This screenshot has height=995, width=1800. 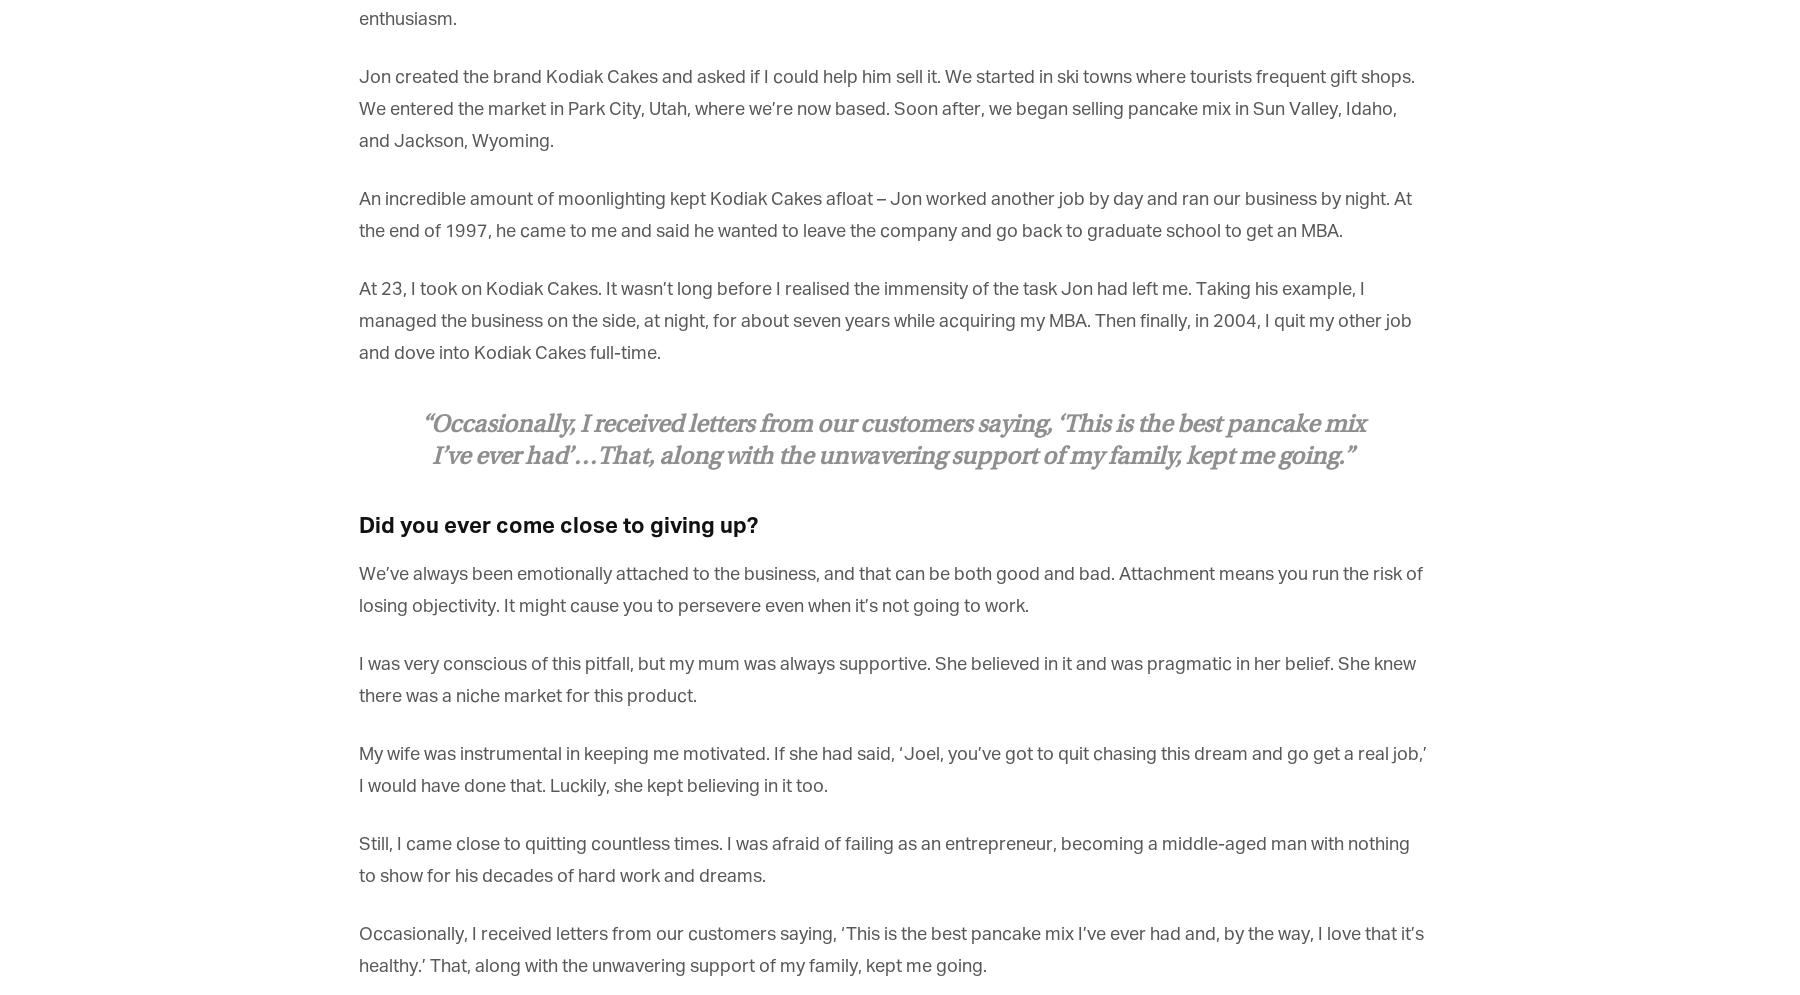 What do you see at coordinates (890, 951) in the screenshot?
I see `'Occasionally, I received letters from our customers saying, ‘This is the best pancake mix I’ve ever had and, by the way, I love that it’s healthy.’ That, along with the unwavering support of my family, kept me going.'` at bounding box center [890, 951].